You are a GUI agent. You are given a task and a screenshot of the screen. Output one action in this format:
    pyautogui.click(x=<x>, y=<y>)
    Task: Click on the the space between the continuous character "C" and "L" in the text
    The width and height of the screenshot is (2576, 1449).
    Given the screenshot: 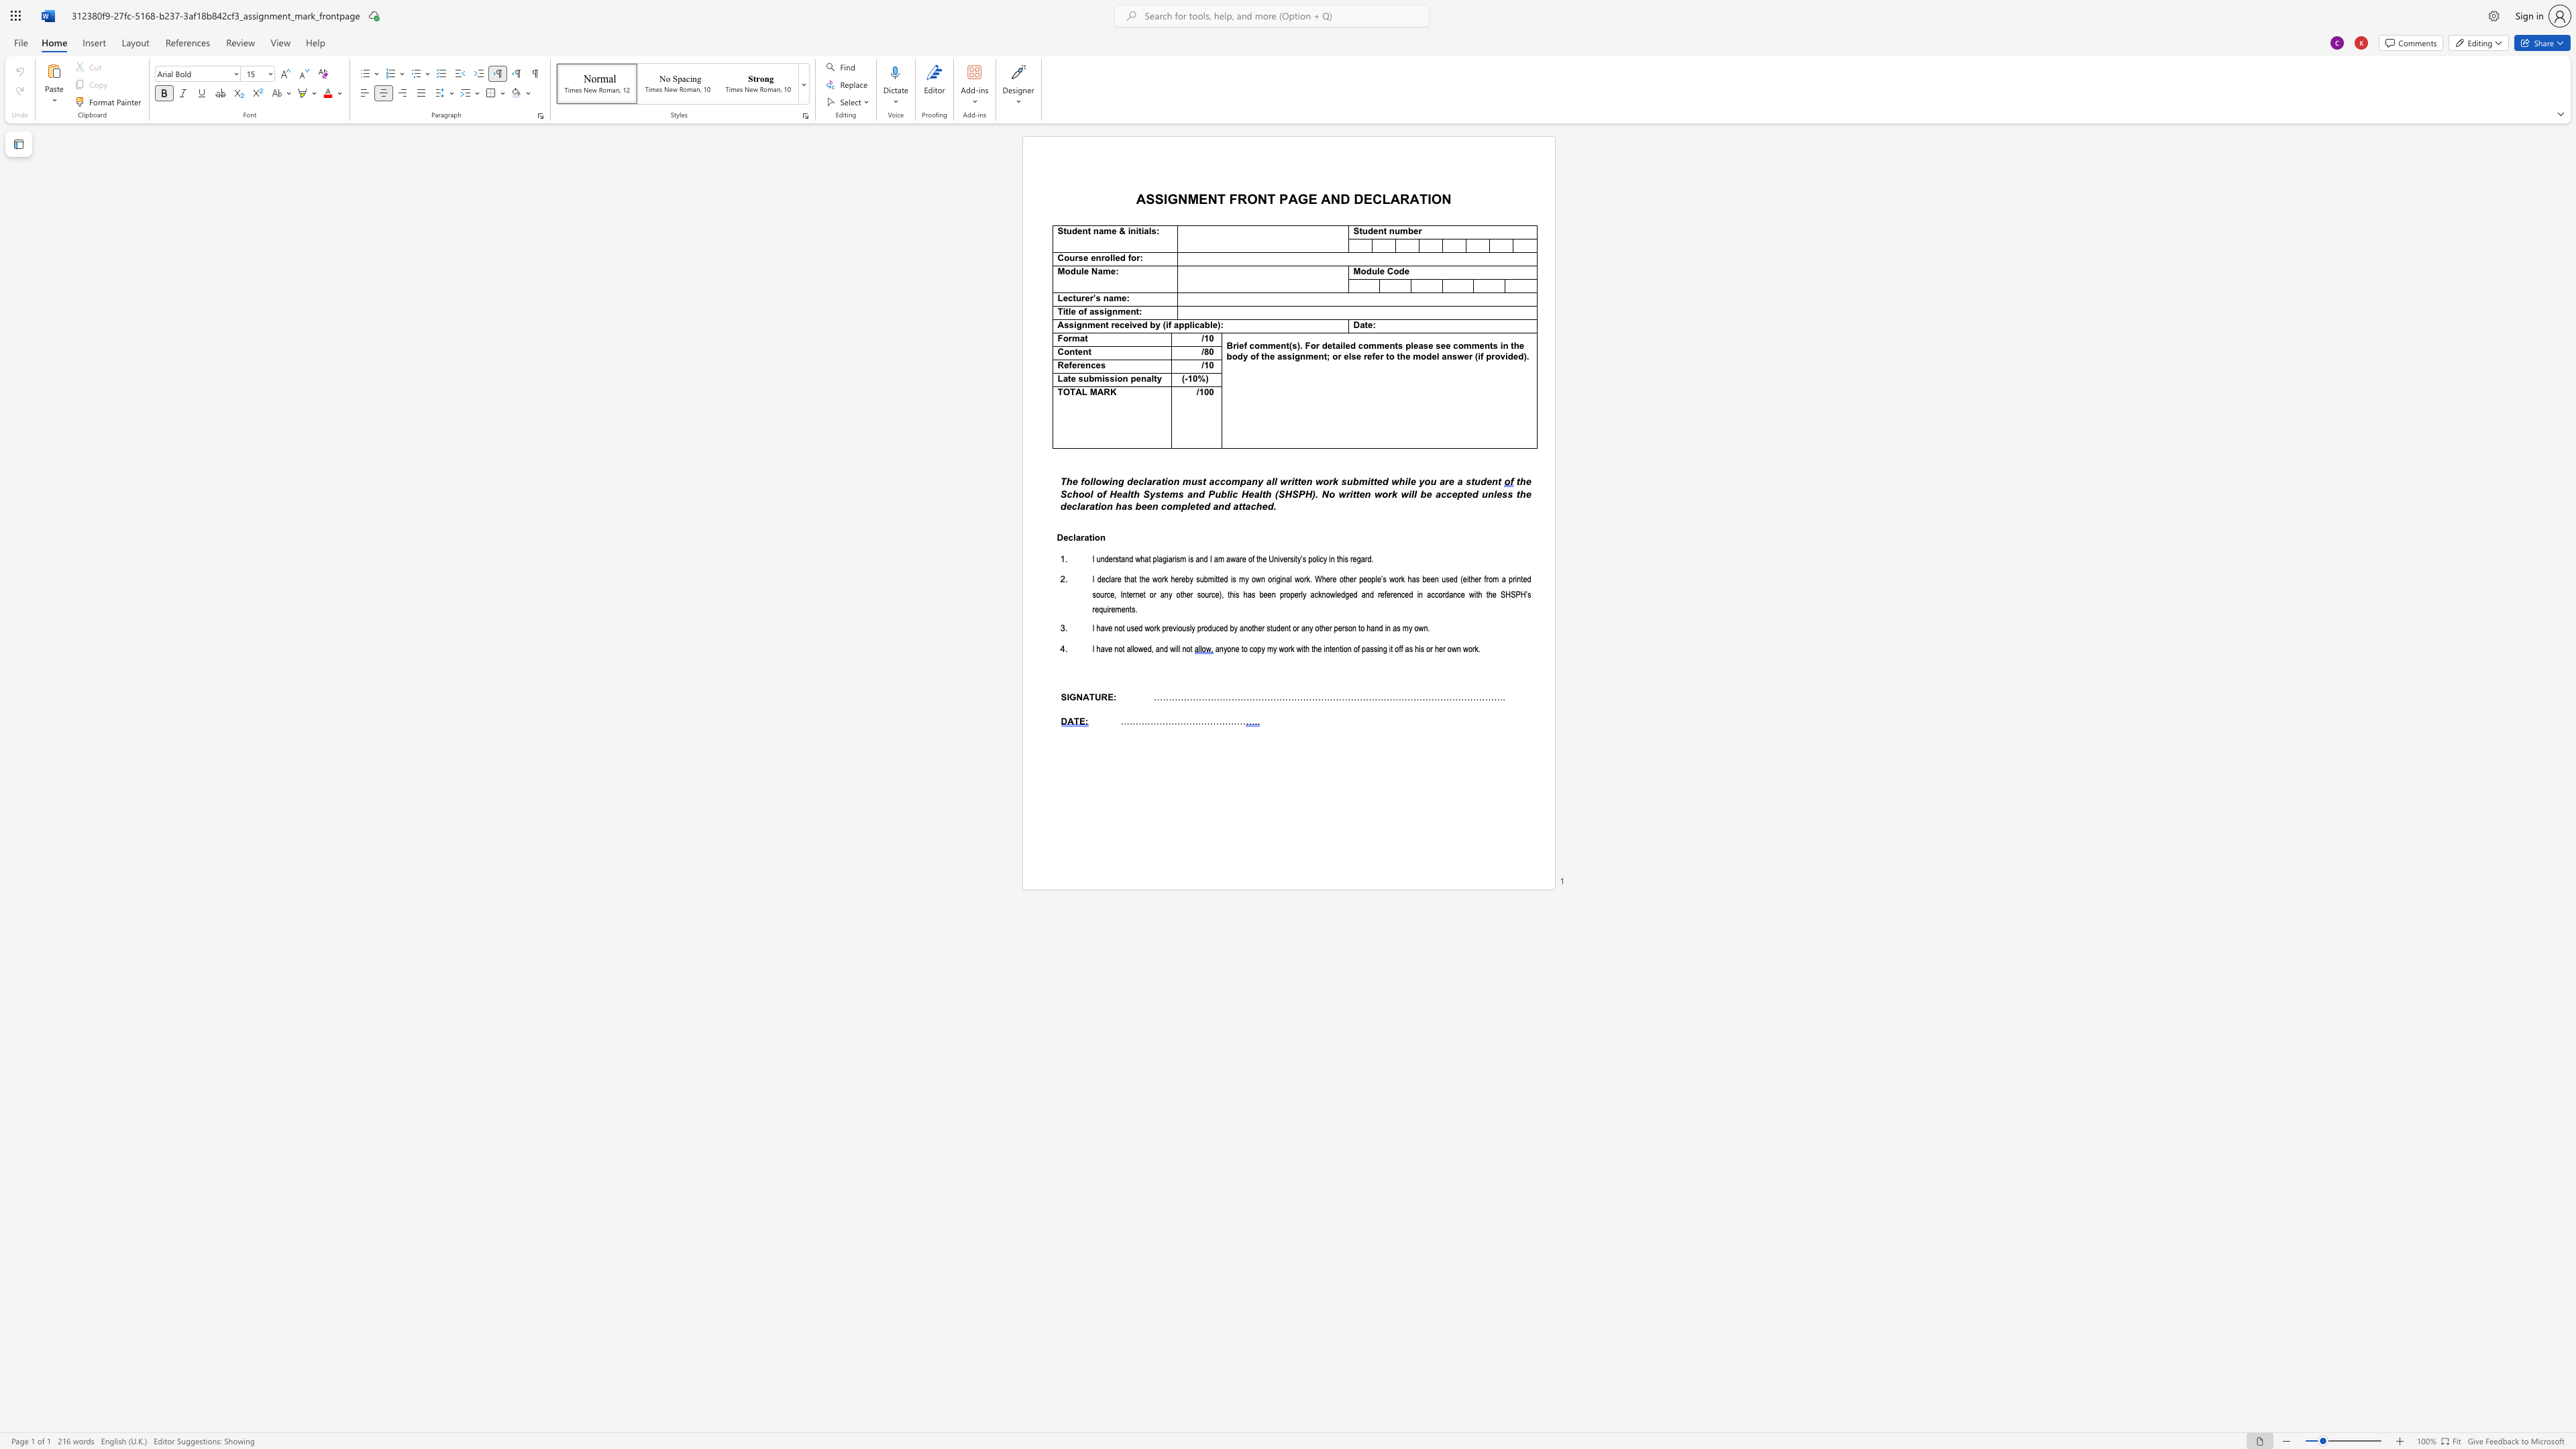 What is the action you would take?
    pyautogui.click(x=1380, y=197)
    